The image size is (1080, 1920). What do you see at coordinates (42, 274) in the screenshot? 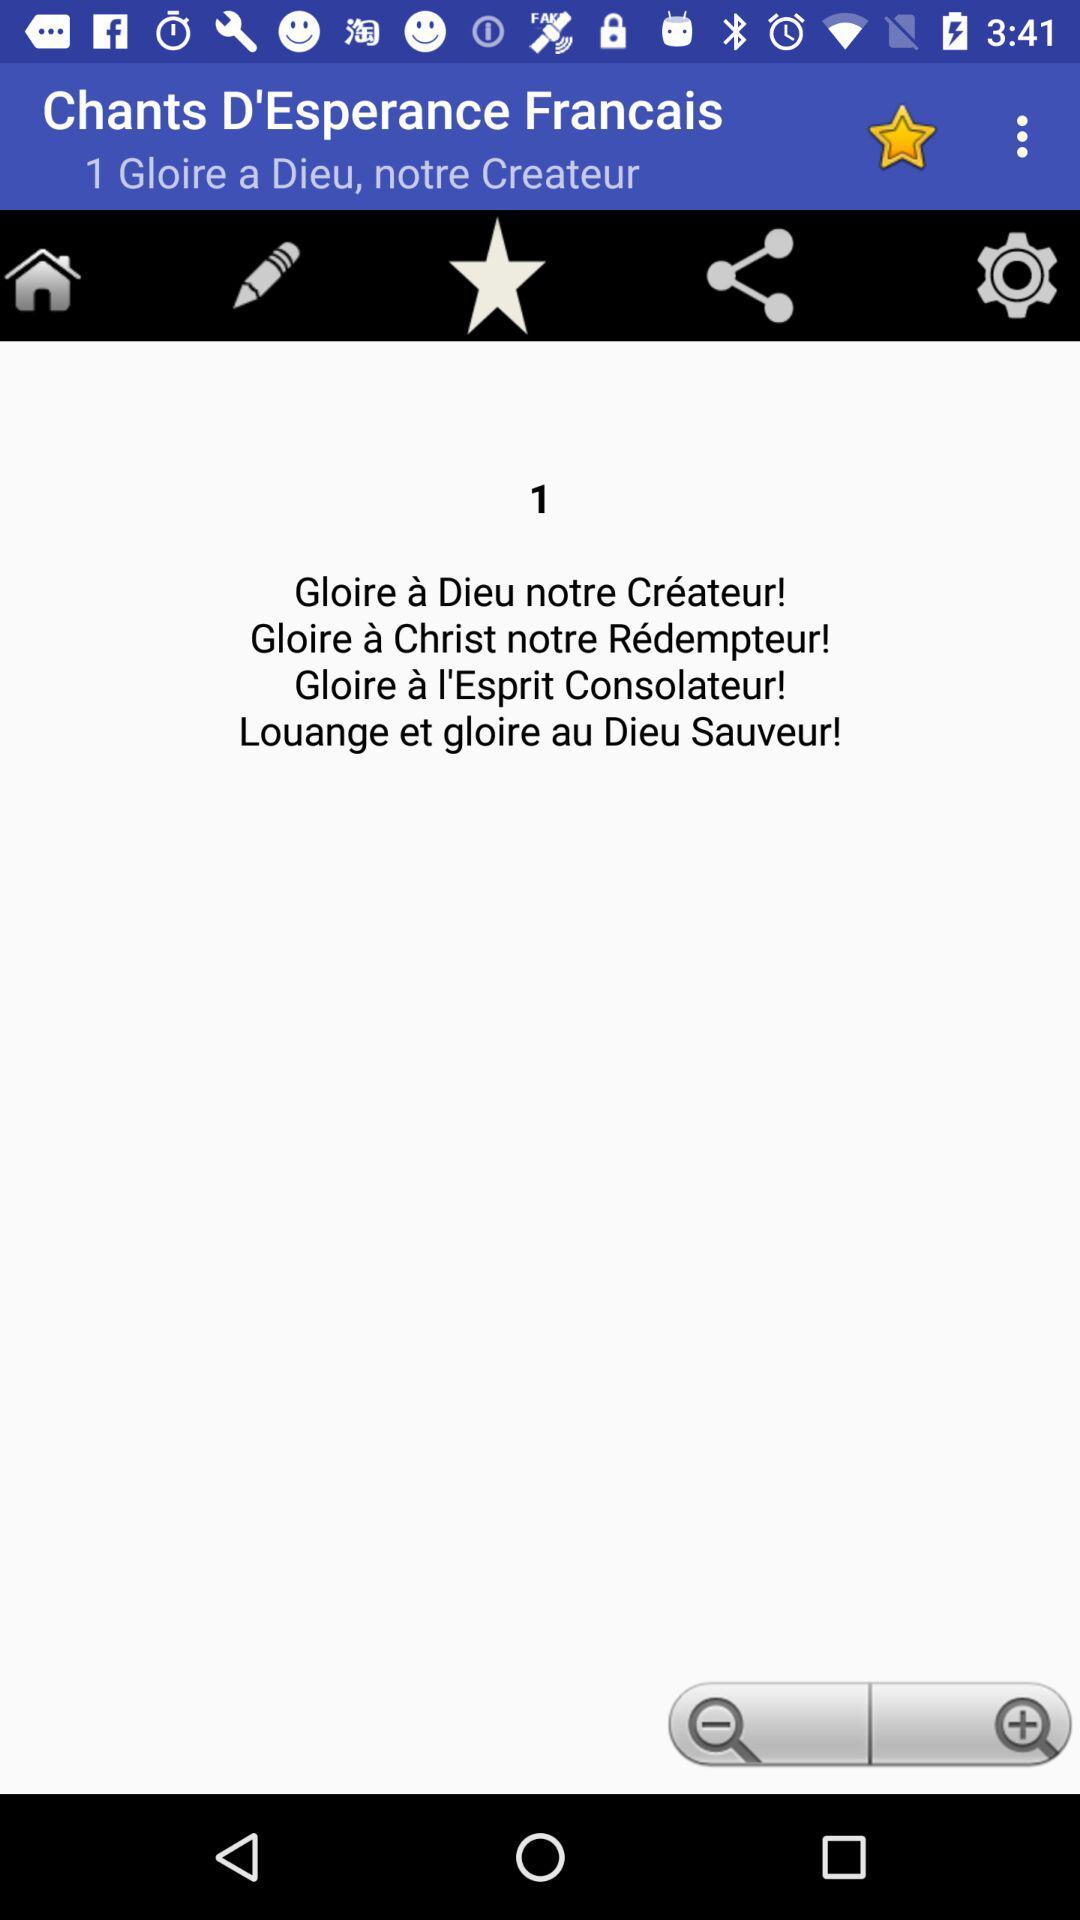
I see `app below the 1 gloire a item` at bounding box center [42, 274].